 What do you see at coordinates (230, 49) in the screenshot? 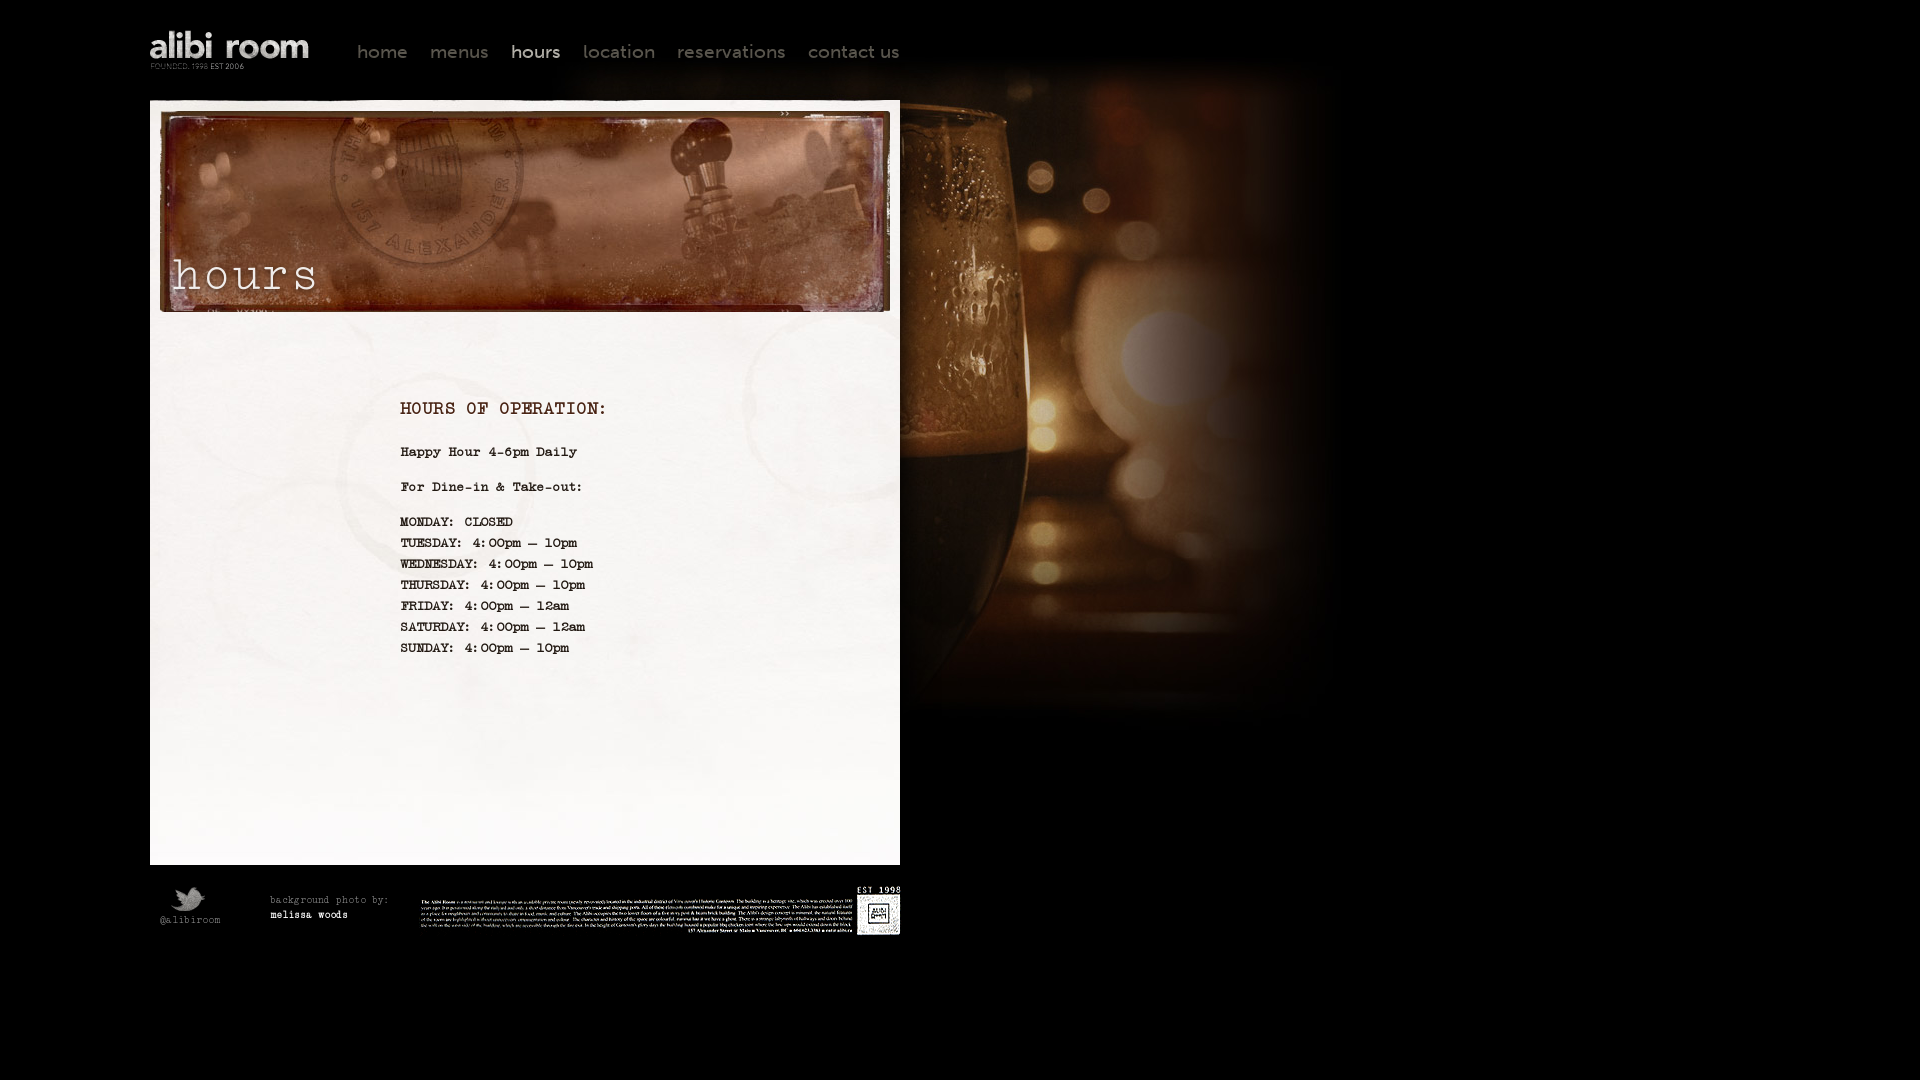
I see `'Alibi Room'` at bounding box center [230, 49].